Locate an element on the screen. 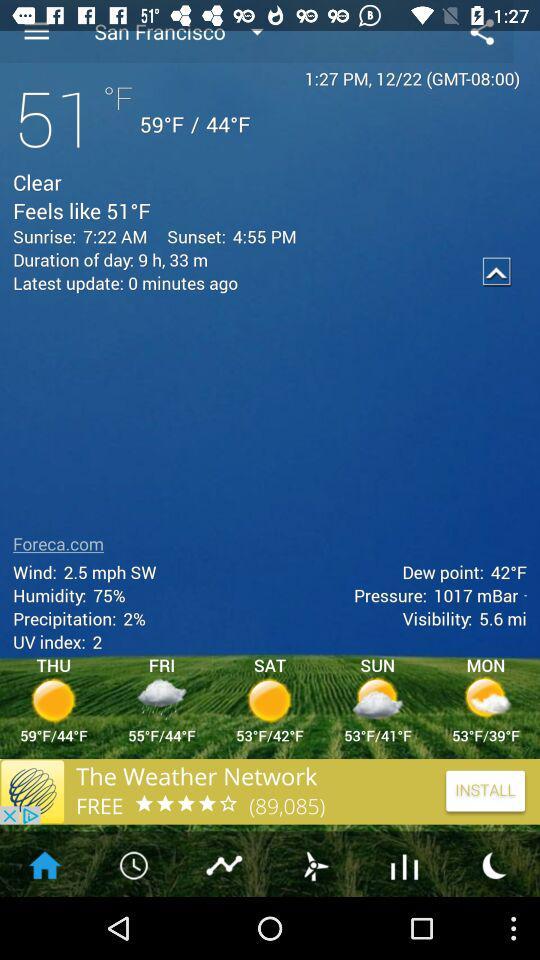  the option that is beside the moon icon is located at coordinates (405, 863).